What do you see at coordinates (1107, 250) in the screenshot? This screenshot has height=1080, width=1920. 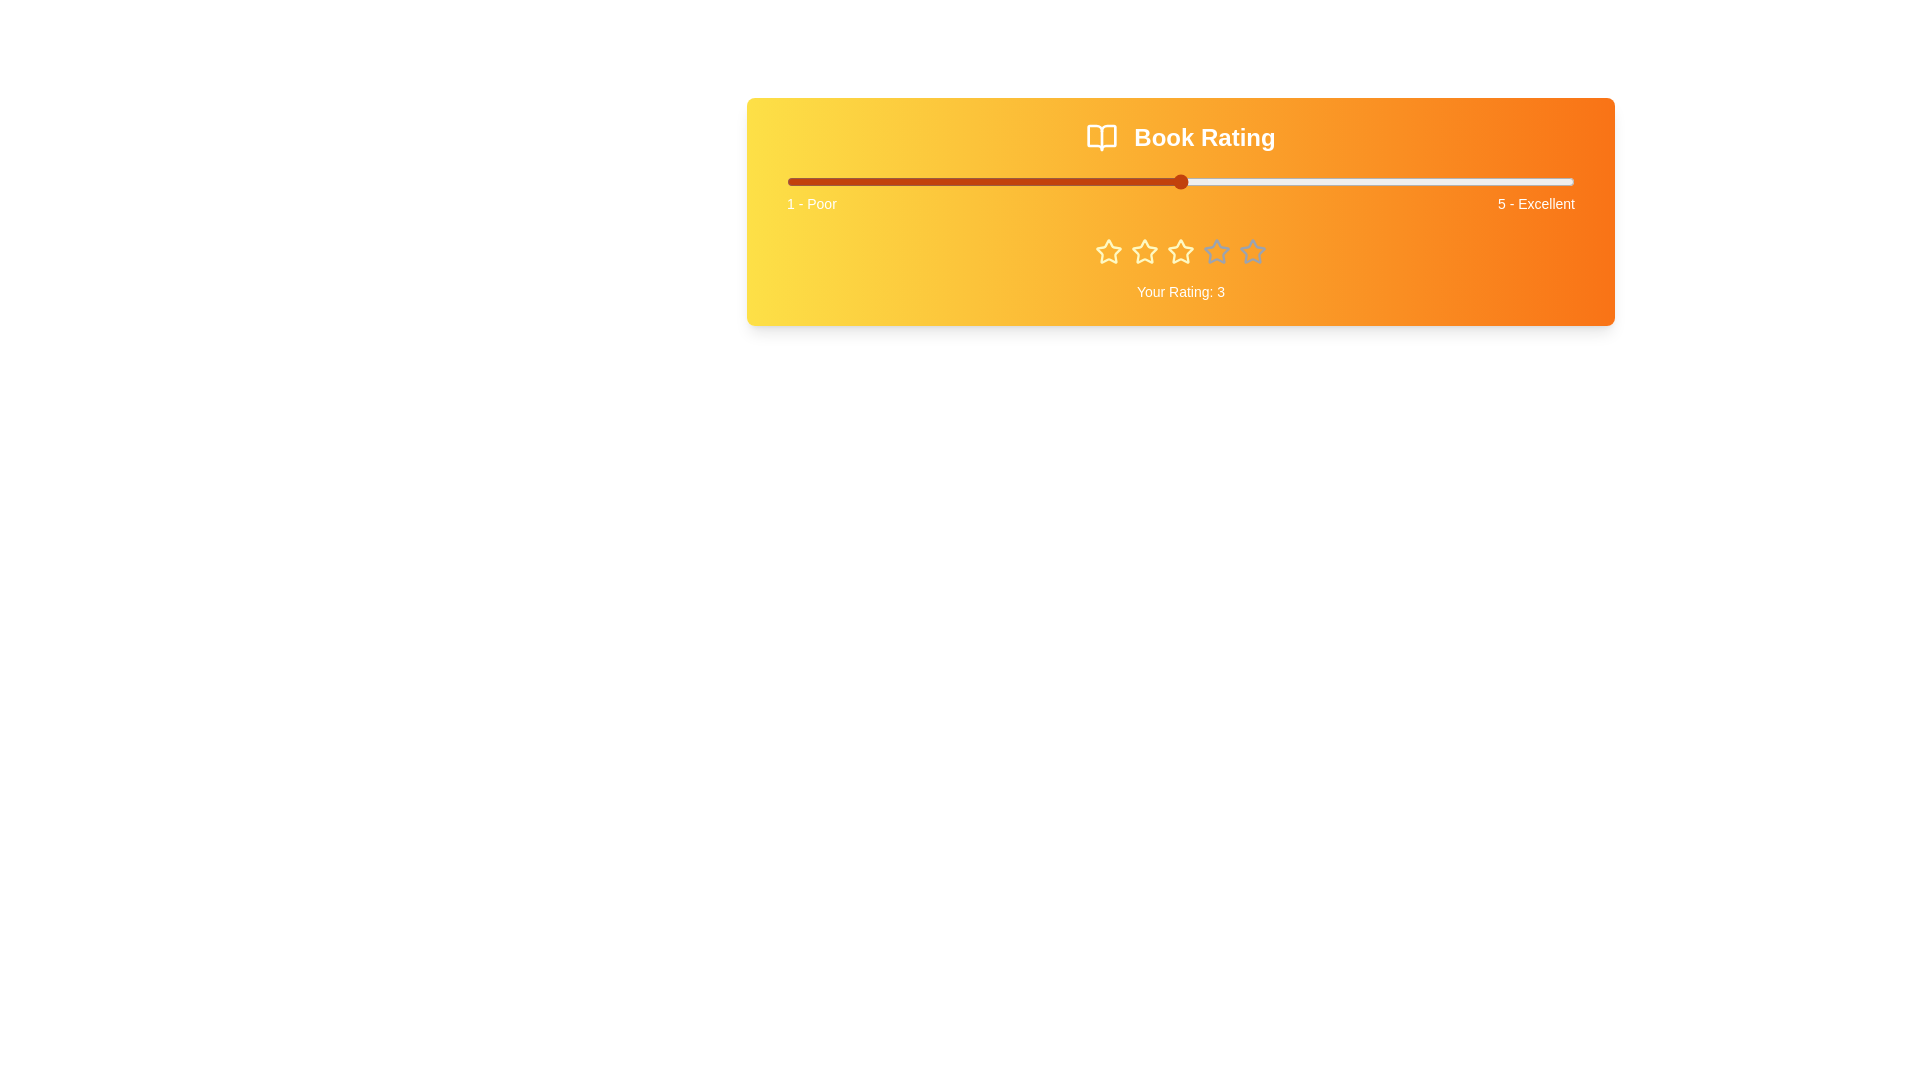 I see `the first star in the 'Your Rating' section` at bounding box center [1107, 250].